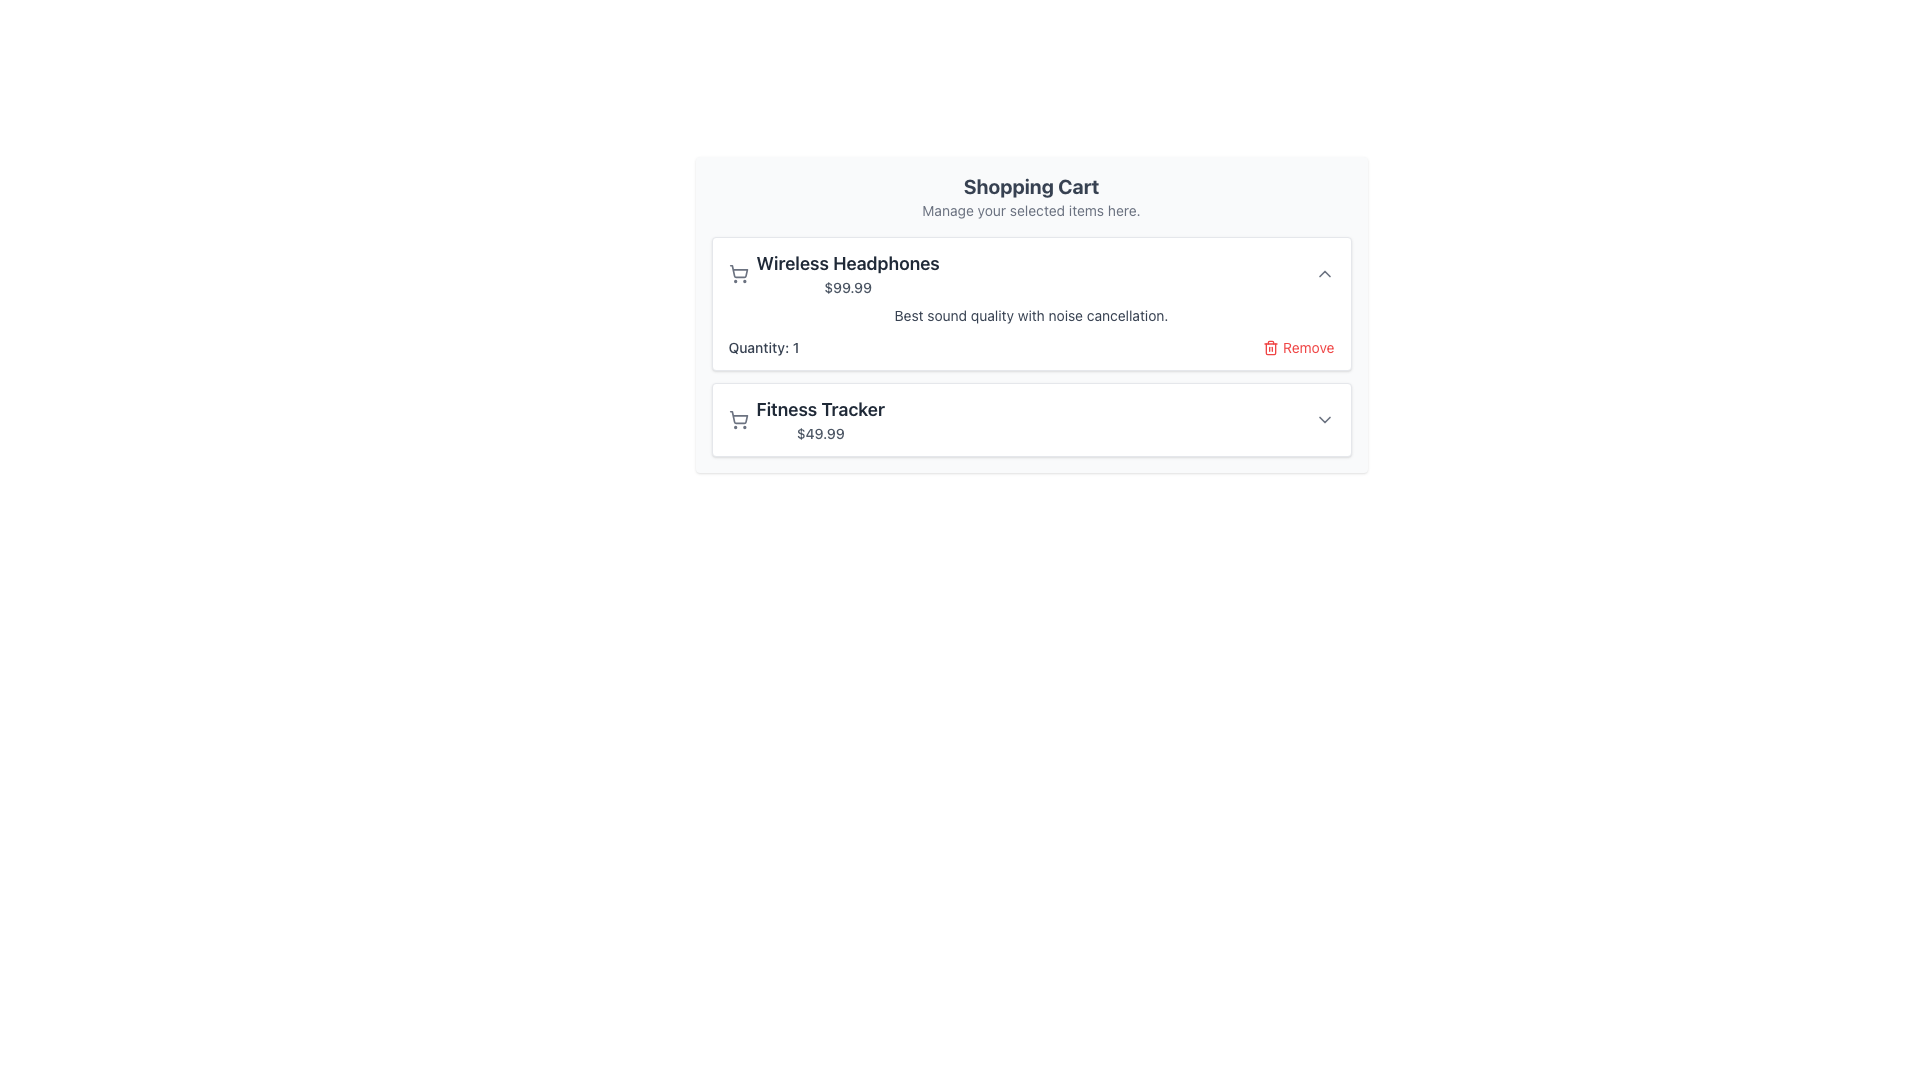  I want to click on the shopping cart icon, which is a gray outlined icon located to the left of the text 'Fitness Tracker $49.99' in the shopping cart list, so click(737, 419).